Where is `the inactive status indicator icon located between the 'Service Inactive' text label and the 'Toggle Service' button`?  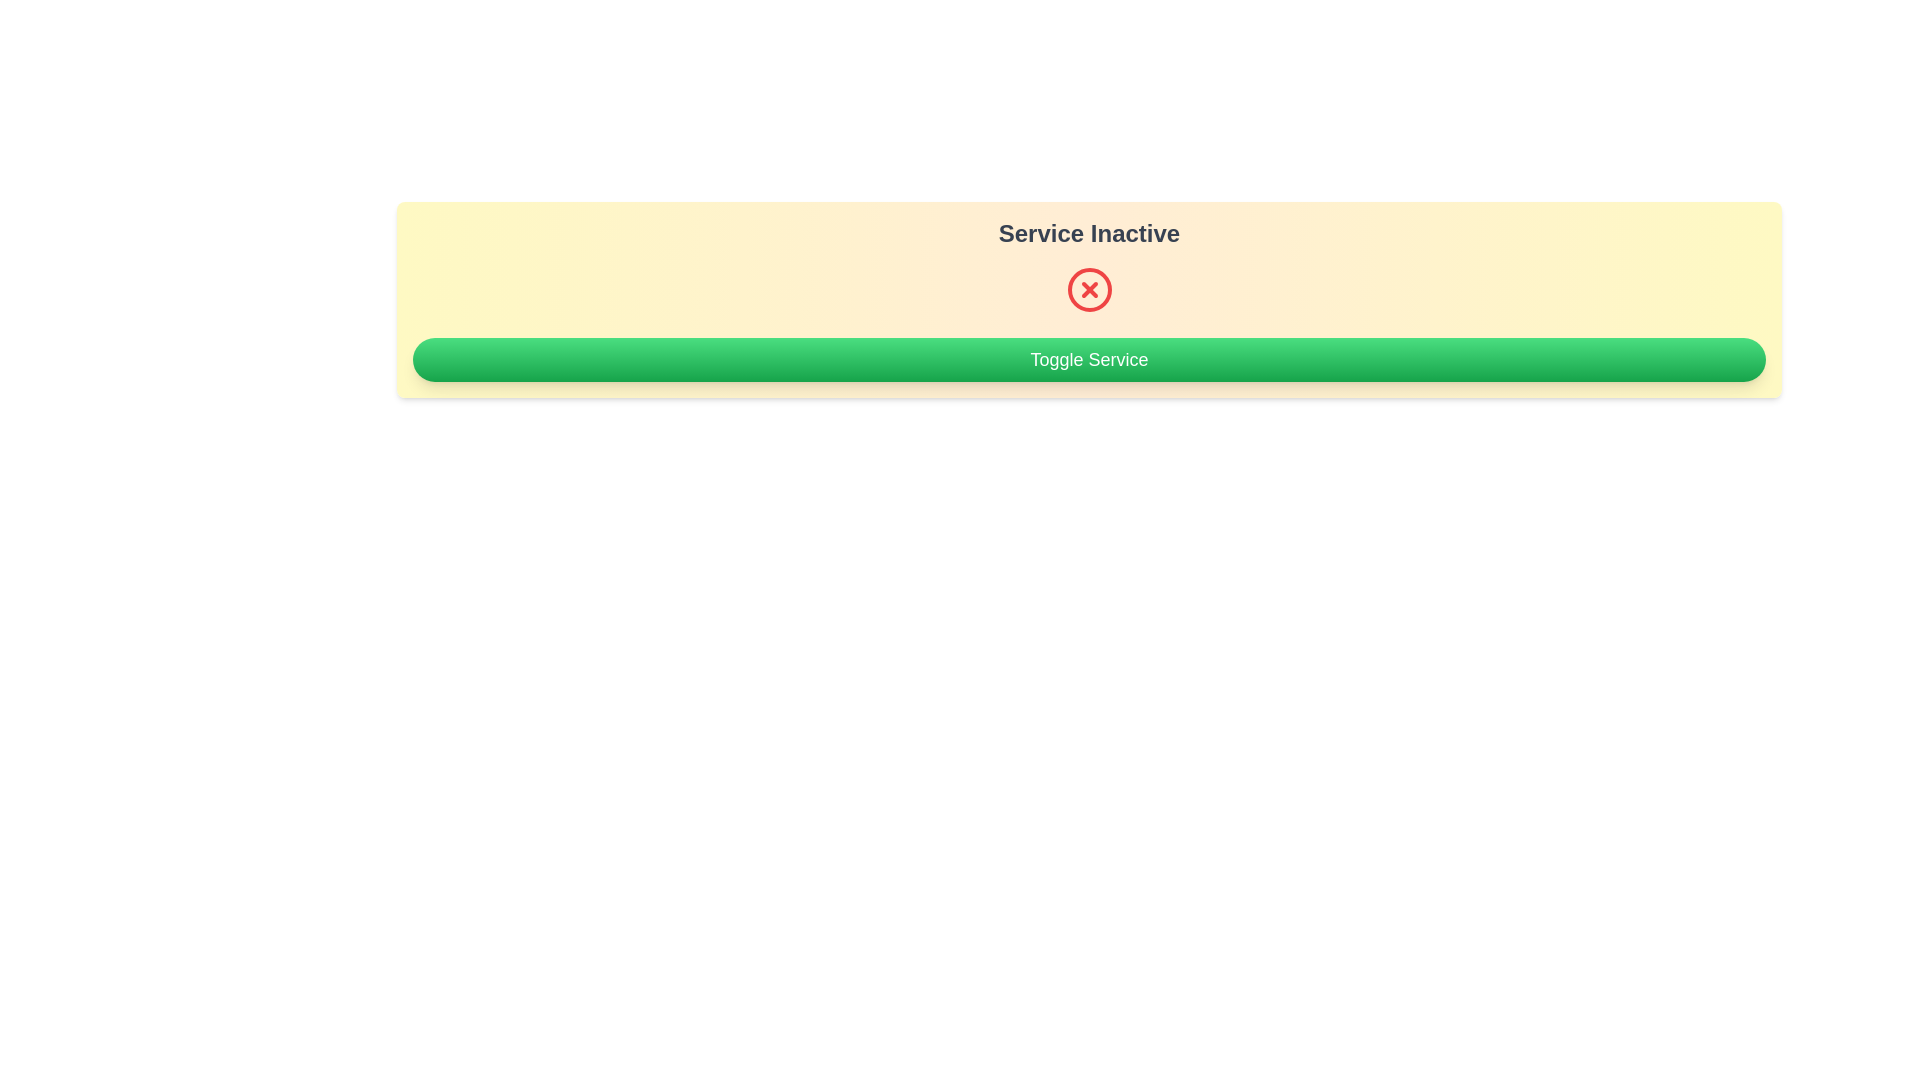 the inactive status indicator icon located between the 'Service Inactive' text label and the 'Toggle Service' button is located at coordinates (1088, 289).